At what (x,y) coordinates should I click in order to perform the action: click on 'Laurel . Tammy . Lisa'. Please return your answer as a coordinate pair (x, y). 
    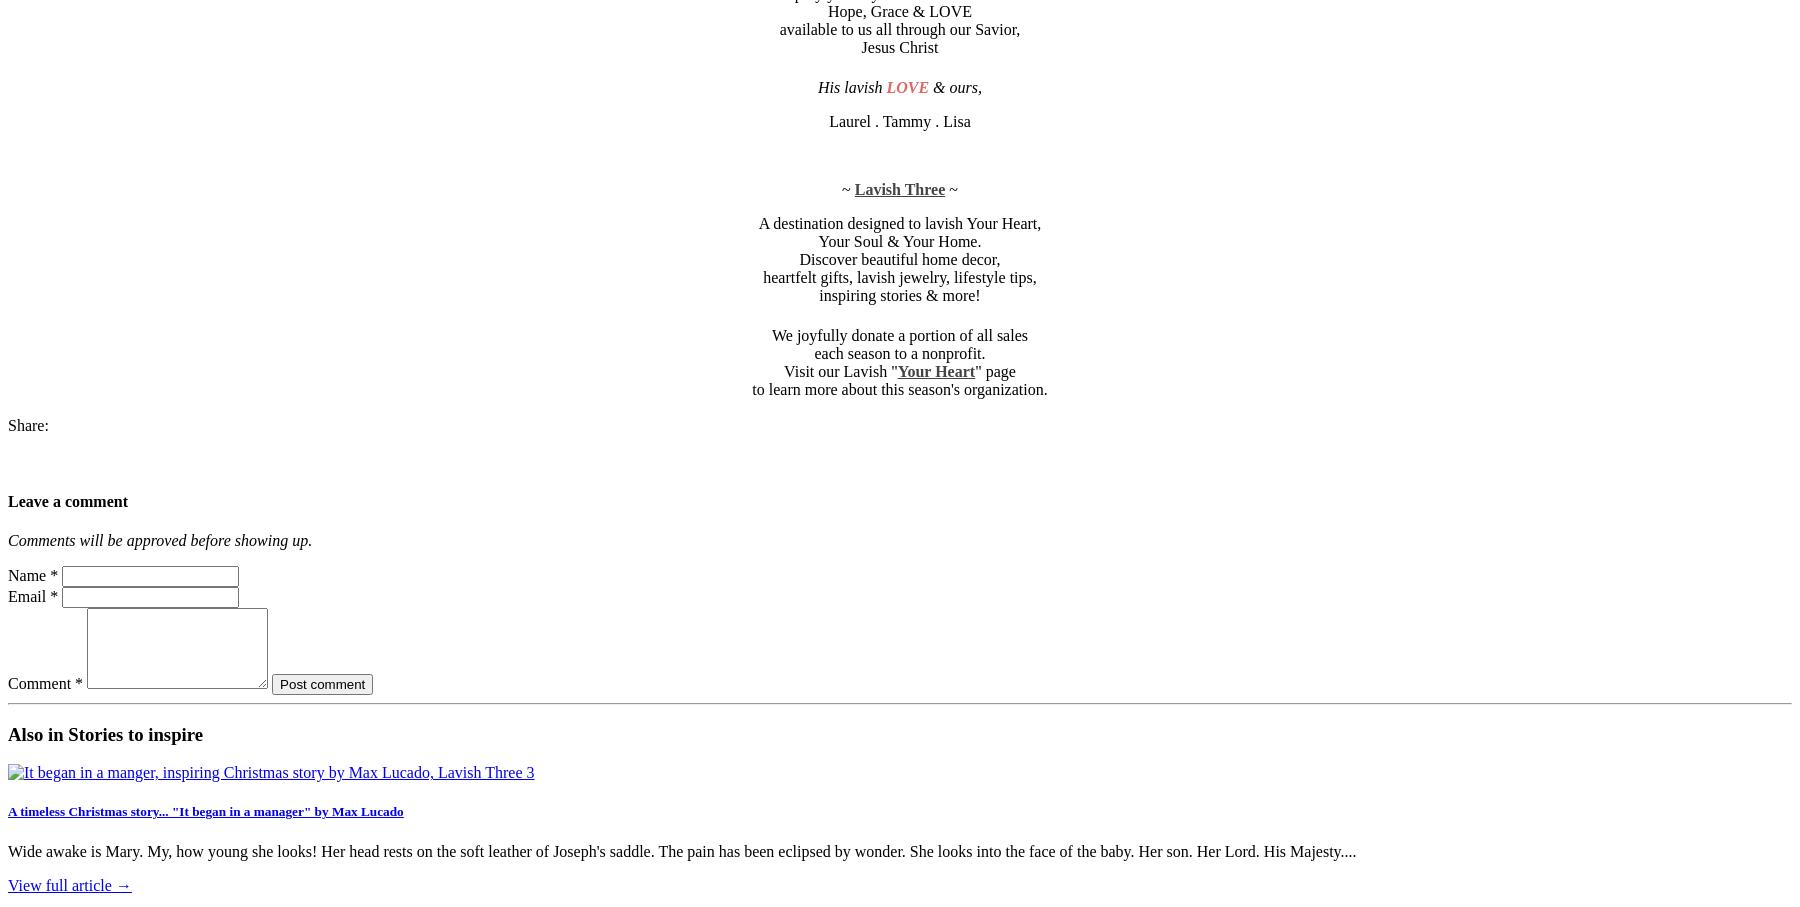
    Looking at the image, I should click on (899, 120).